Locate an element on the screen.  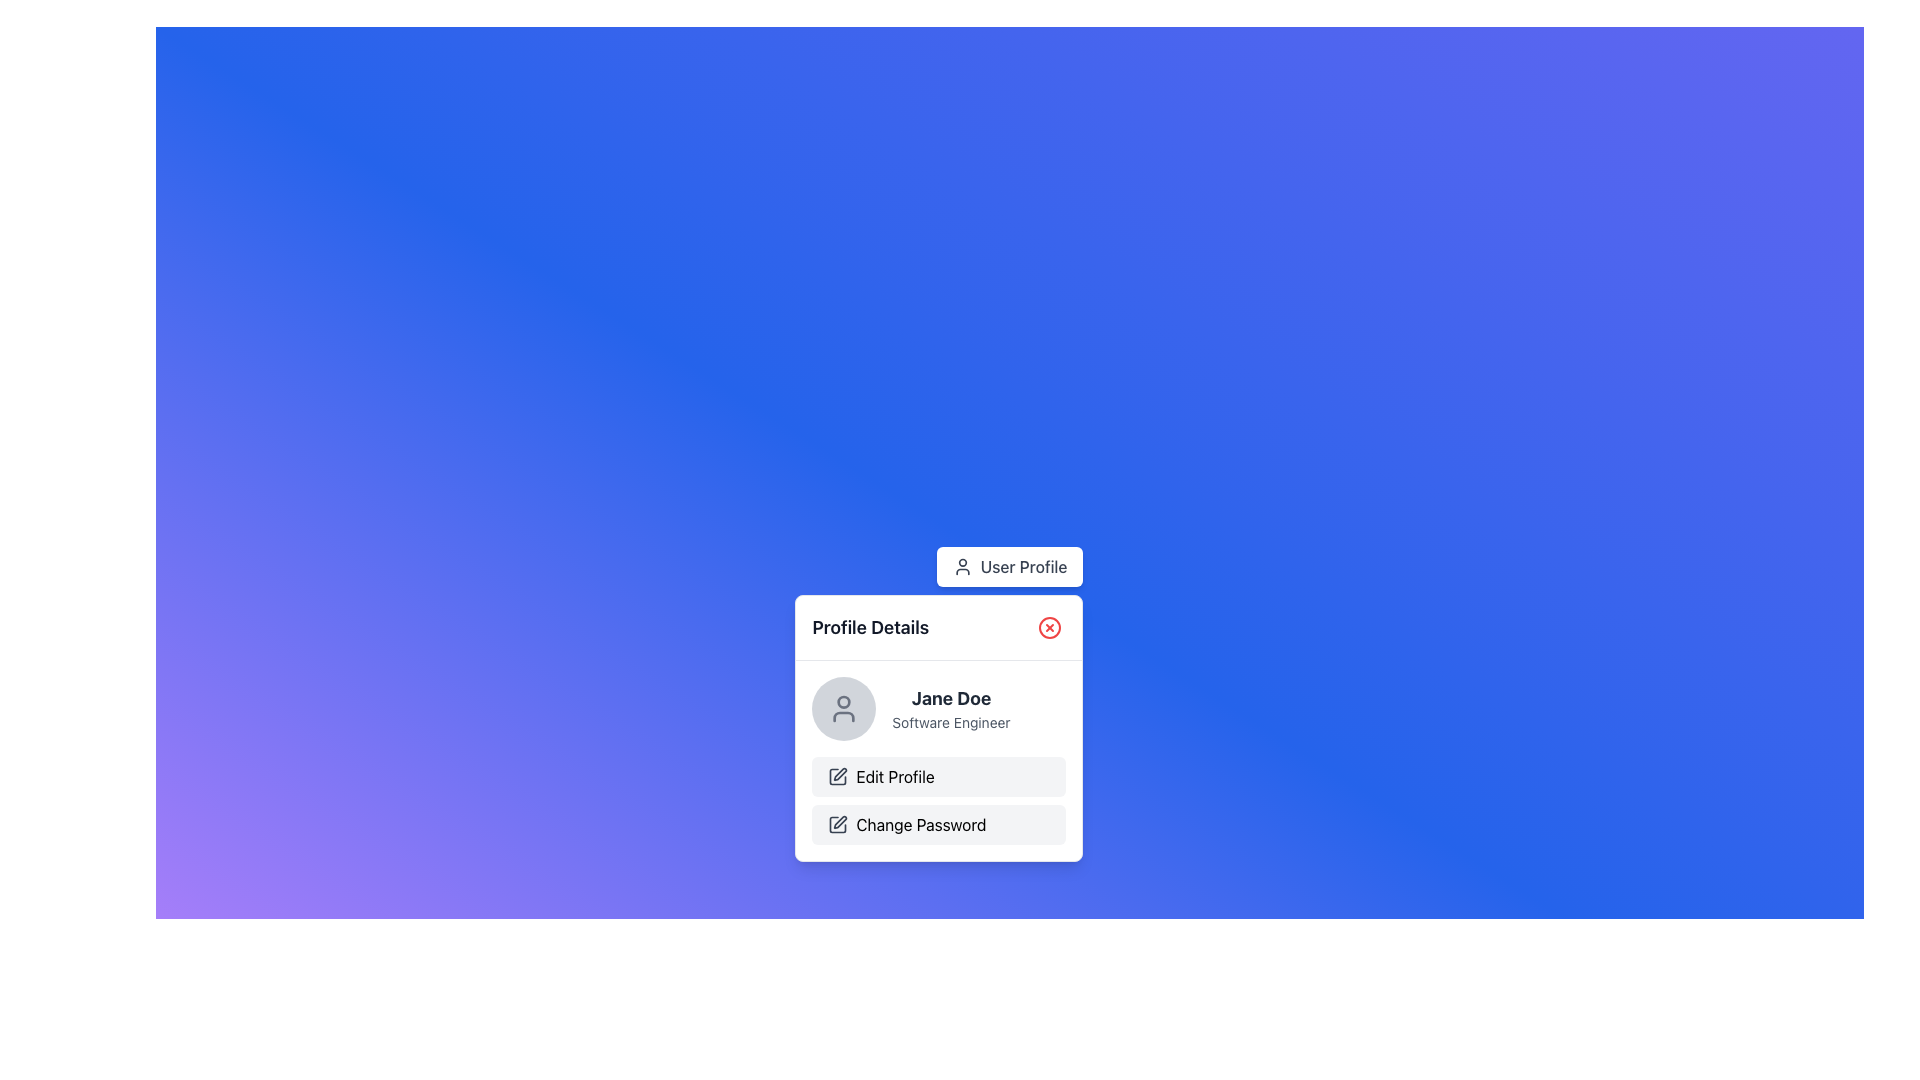
text content of the 'Profile Details' label, which is a prominent header in bold, large font on a white background is located at coordinates (870, 627).